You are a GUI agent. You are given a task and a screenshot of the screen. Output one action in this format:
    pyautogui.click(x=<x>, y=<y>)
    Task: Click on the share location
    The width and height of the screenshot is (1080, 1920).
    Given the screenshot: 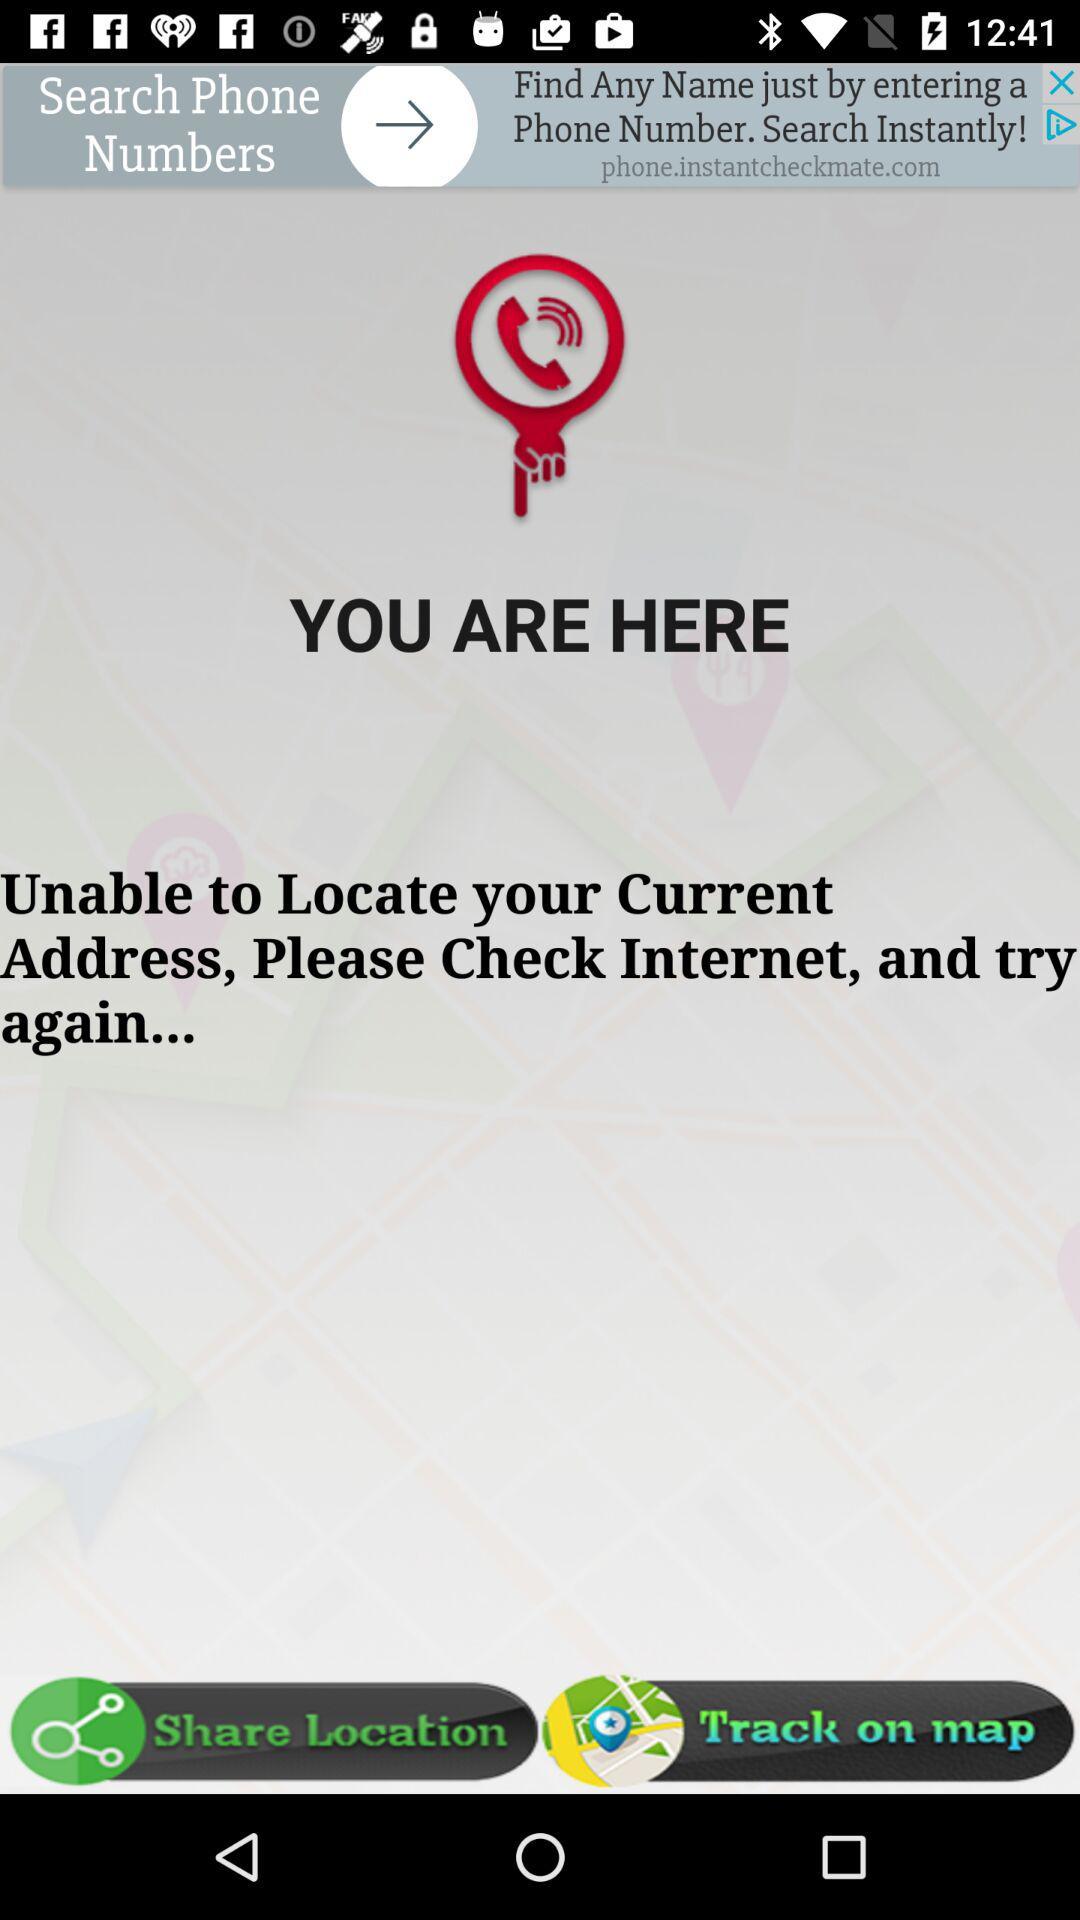 What is the action you would take?
    pyautogui.click(x=270, y=1730)
    